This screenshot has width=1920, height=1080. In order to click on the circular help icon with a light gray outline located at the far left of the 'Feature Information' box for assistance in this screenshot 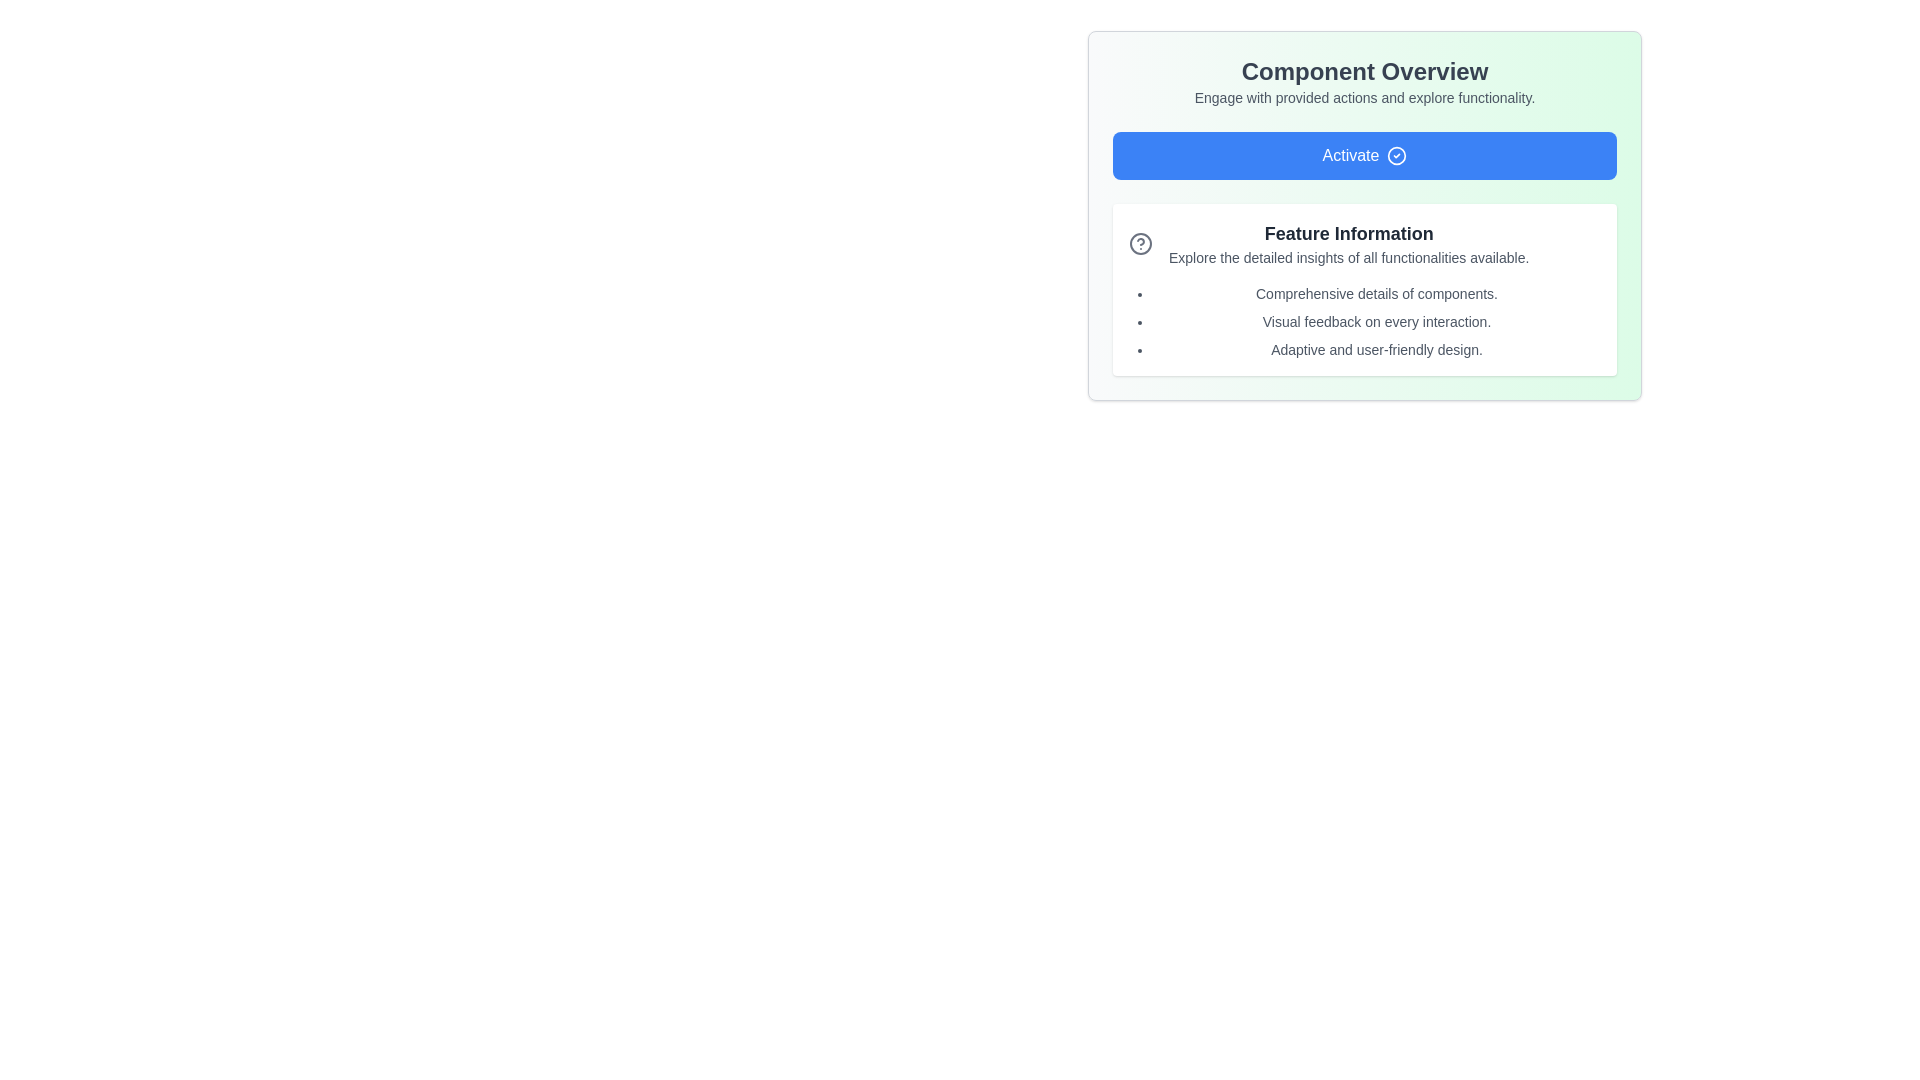, I will do `click(1141, 242)`.